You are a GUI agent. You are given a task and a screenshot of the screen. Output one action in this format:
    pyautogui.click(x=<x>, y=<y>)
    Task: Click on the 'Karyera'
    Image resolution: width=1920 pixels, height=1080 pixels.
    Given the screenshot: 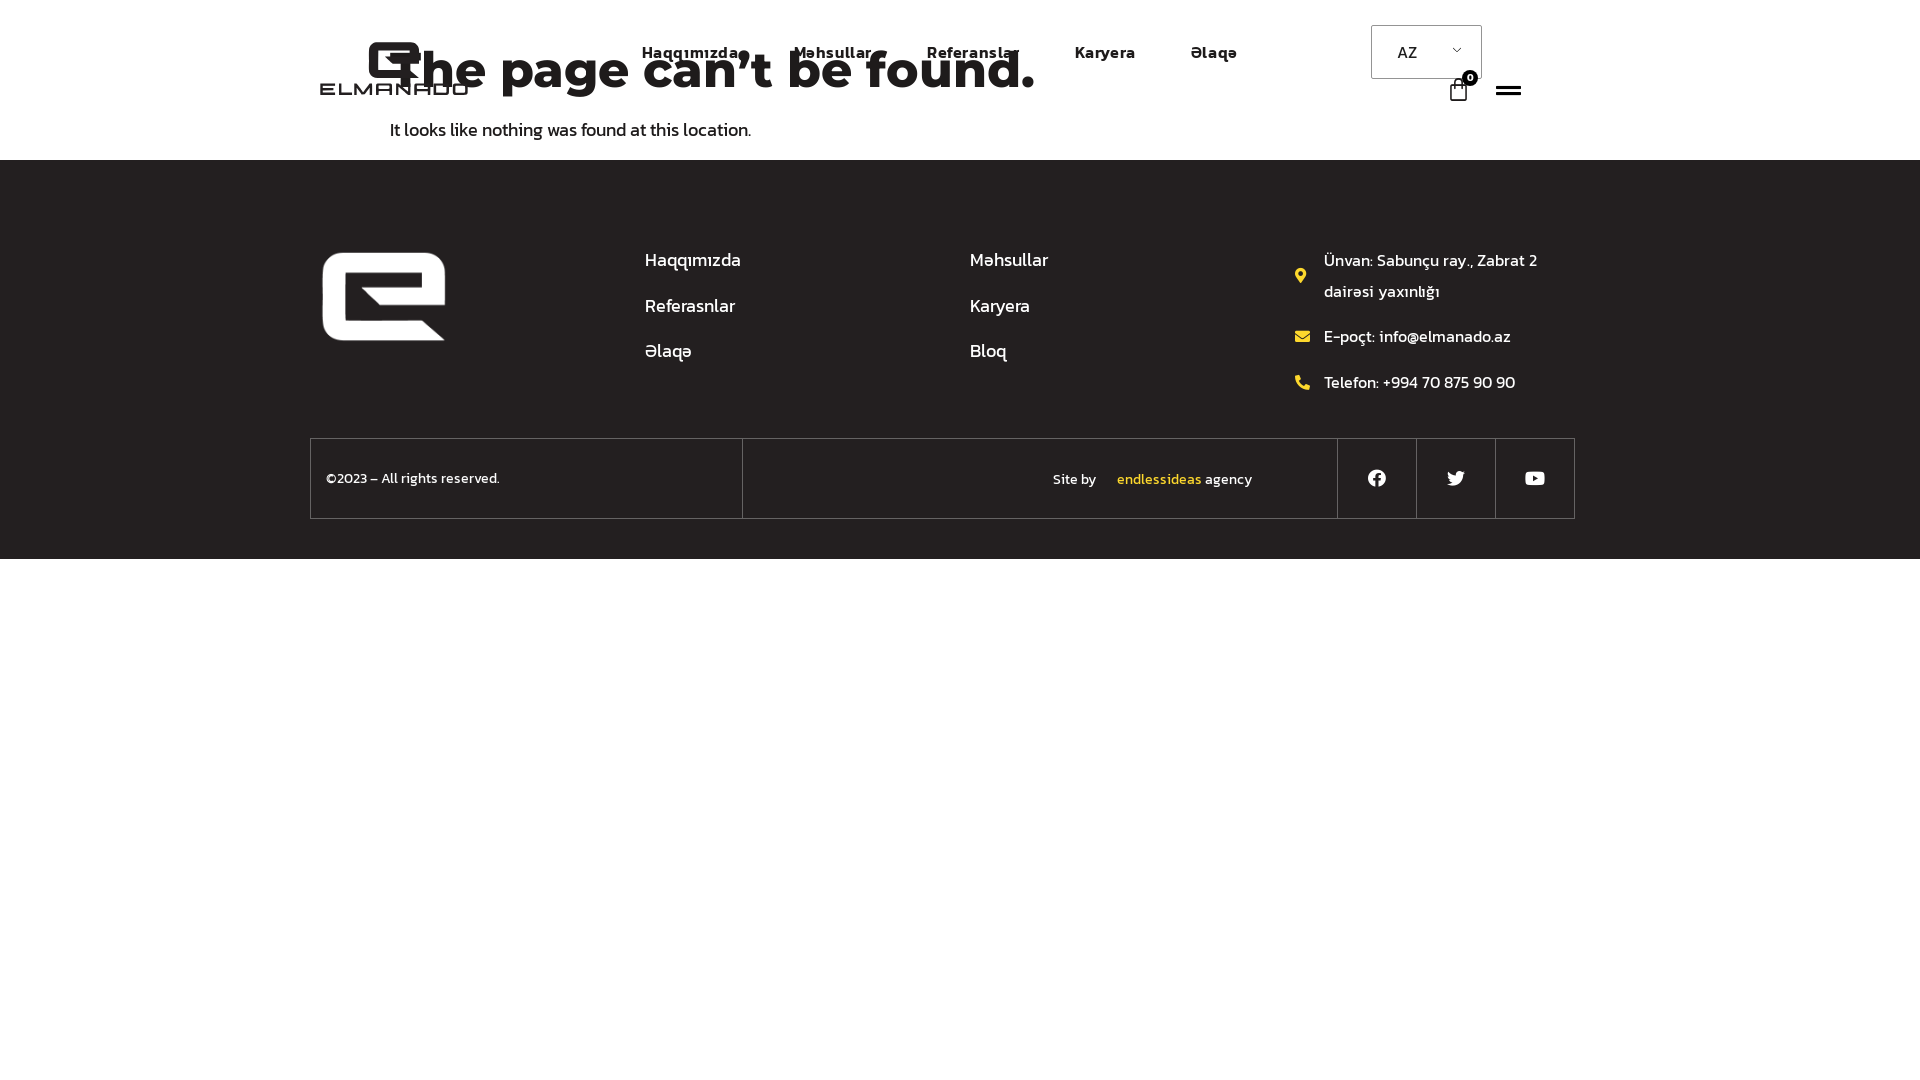 What is the action you would take?
    pyautogui.click(x=1074, y=50)
    